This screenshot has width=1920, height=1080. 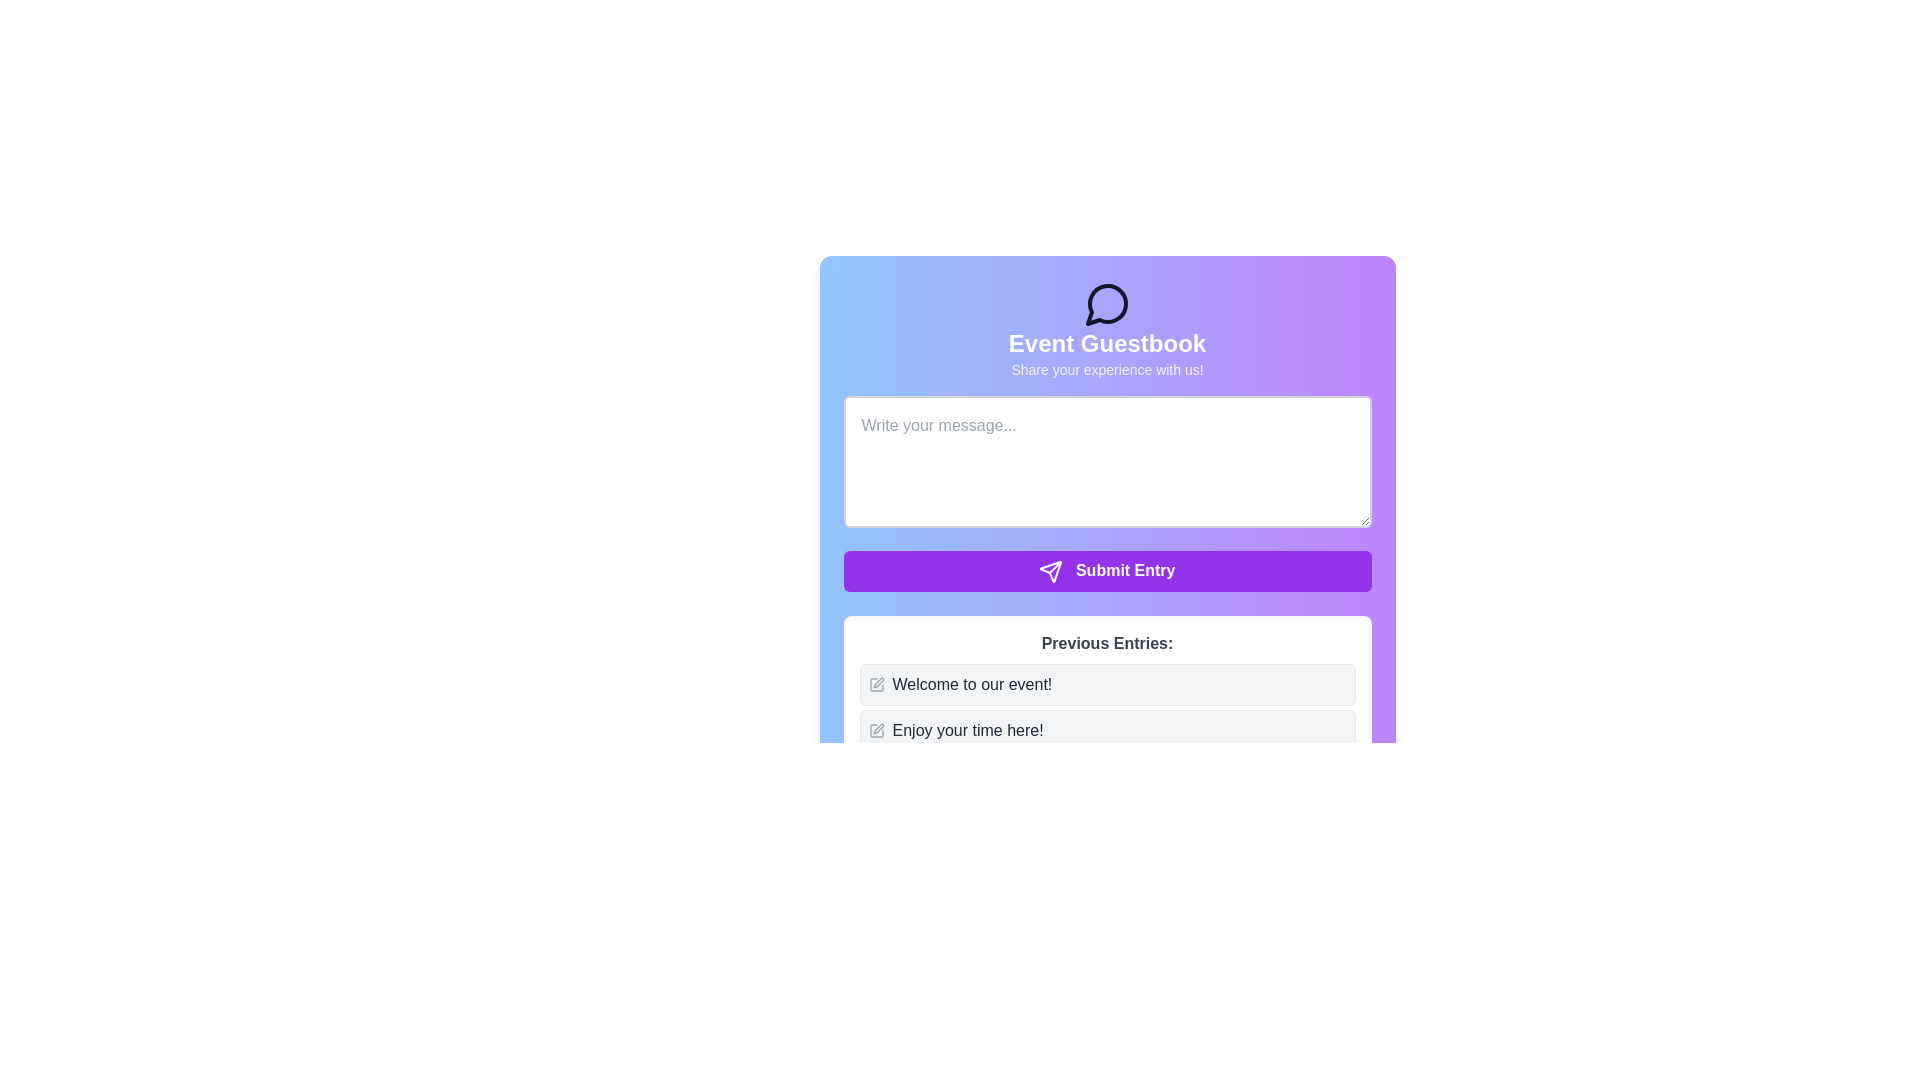 I want to click on the Text Label displaying 'Welcome to our event!' located in the 'Previous Entries' section, below the 'Submit Entry' button, so click(x=972, y=683).